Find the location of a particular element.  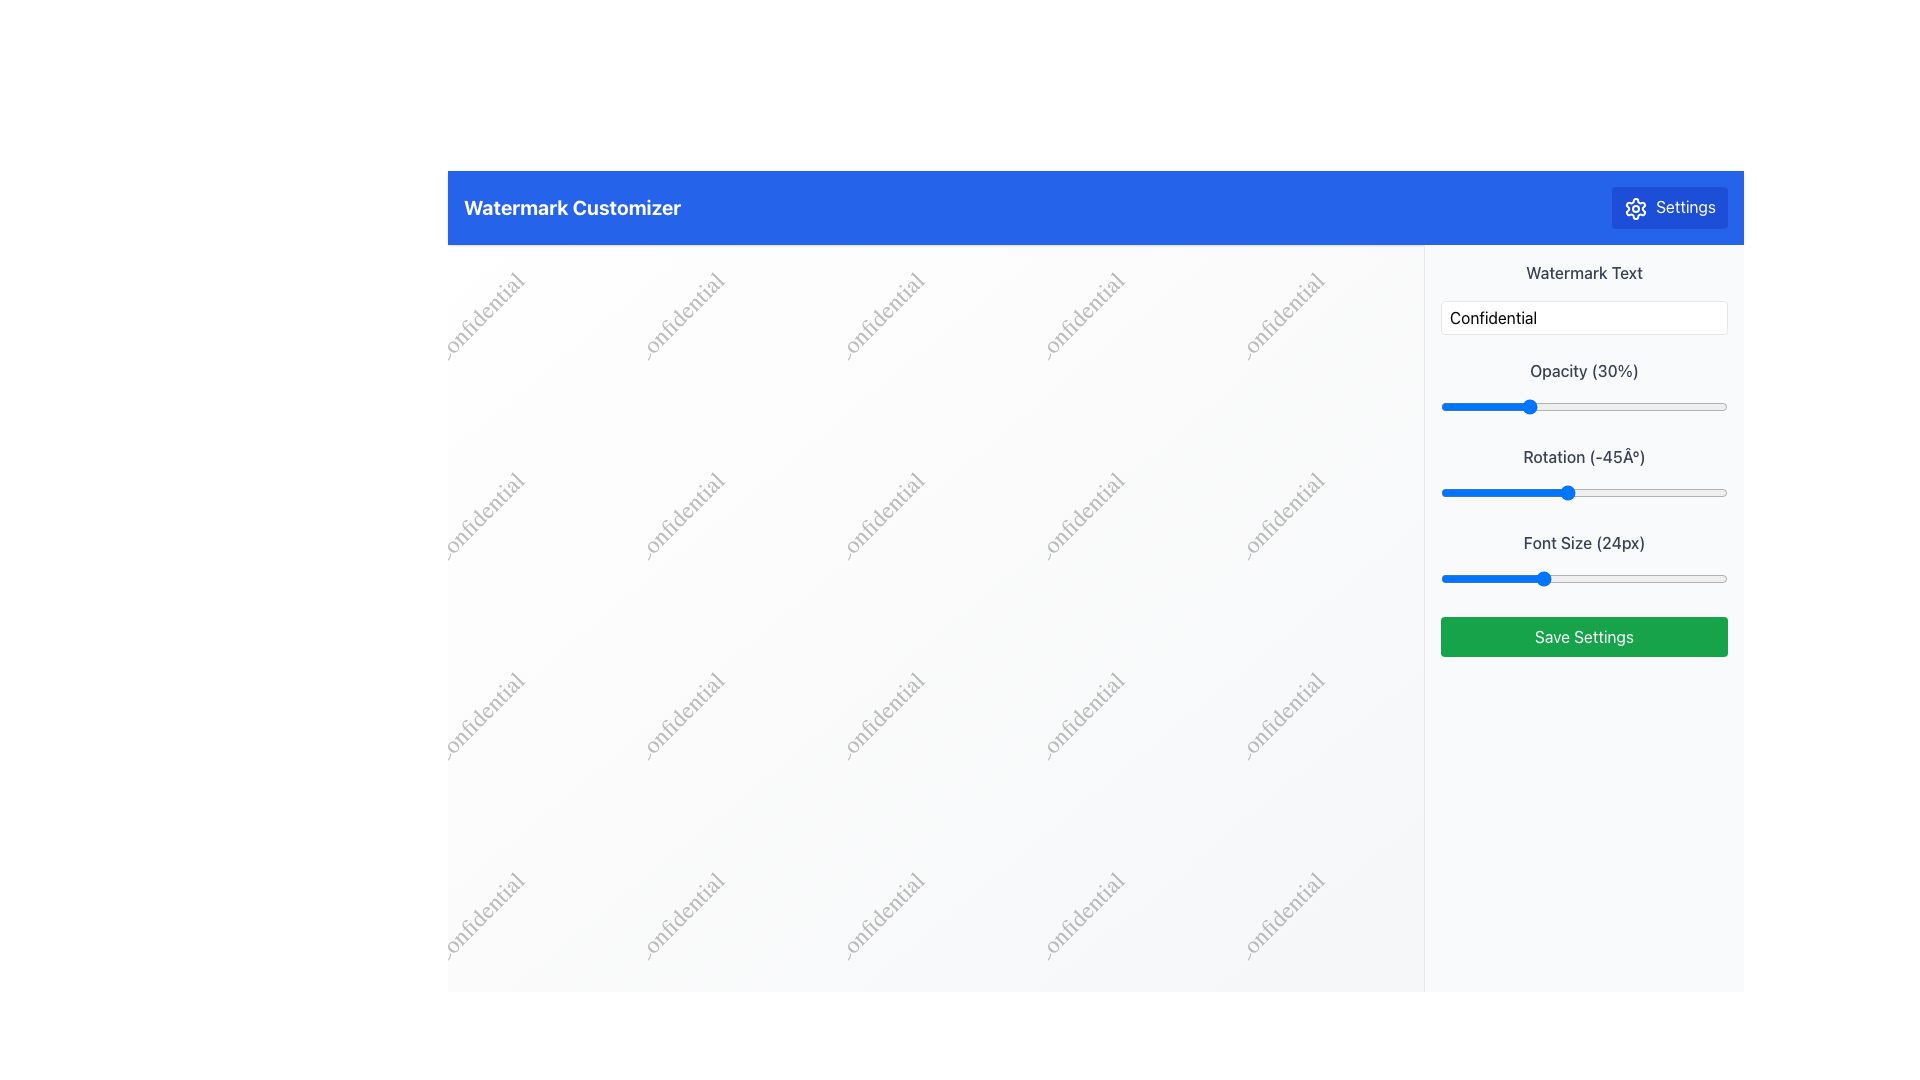

rotation is located at coordinates (1487, 492).